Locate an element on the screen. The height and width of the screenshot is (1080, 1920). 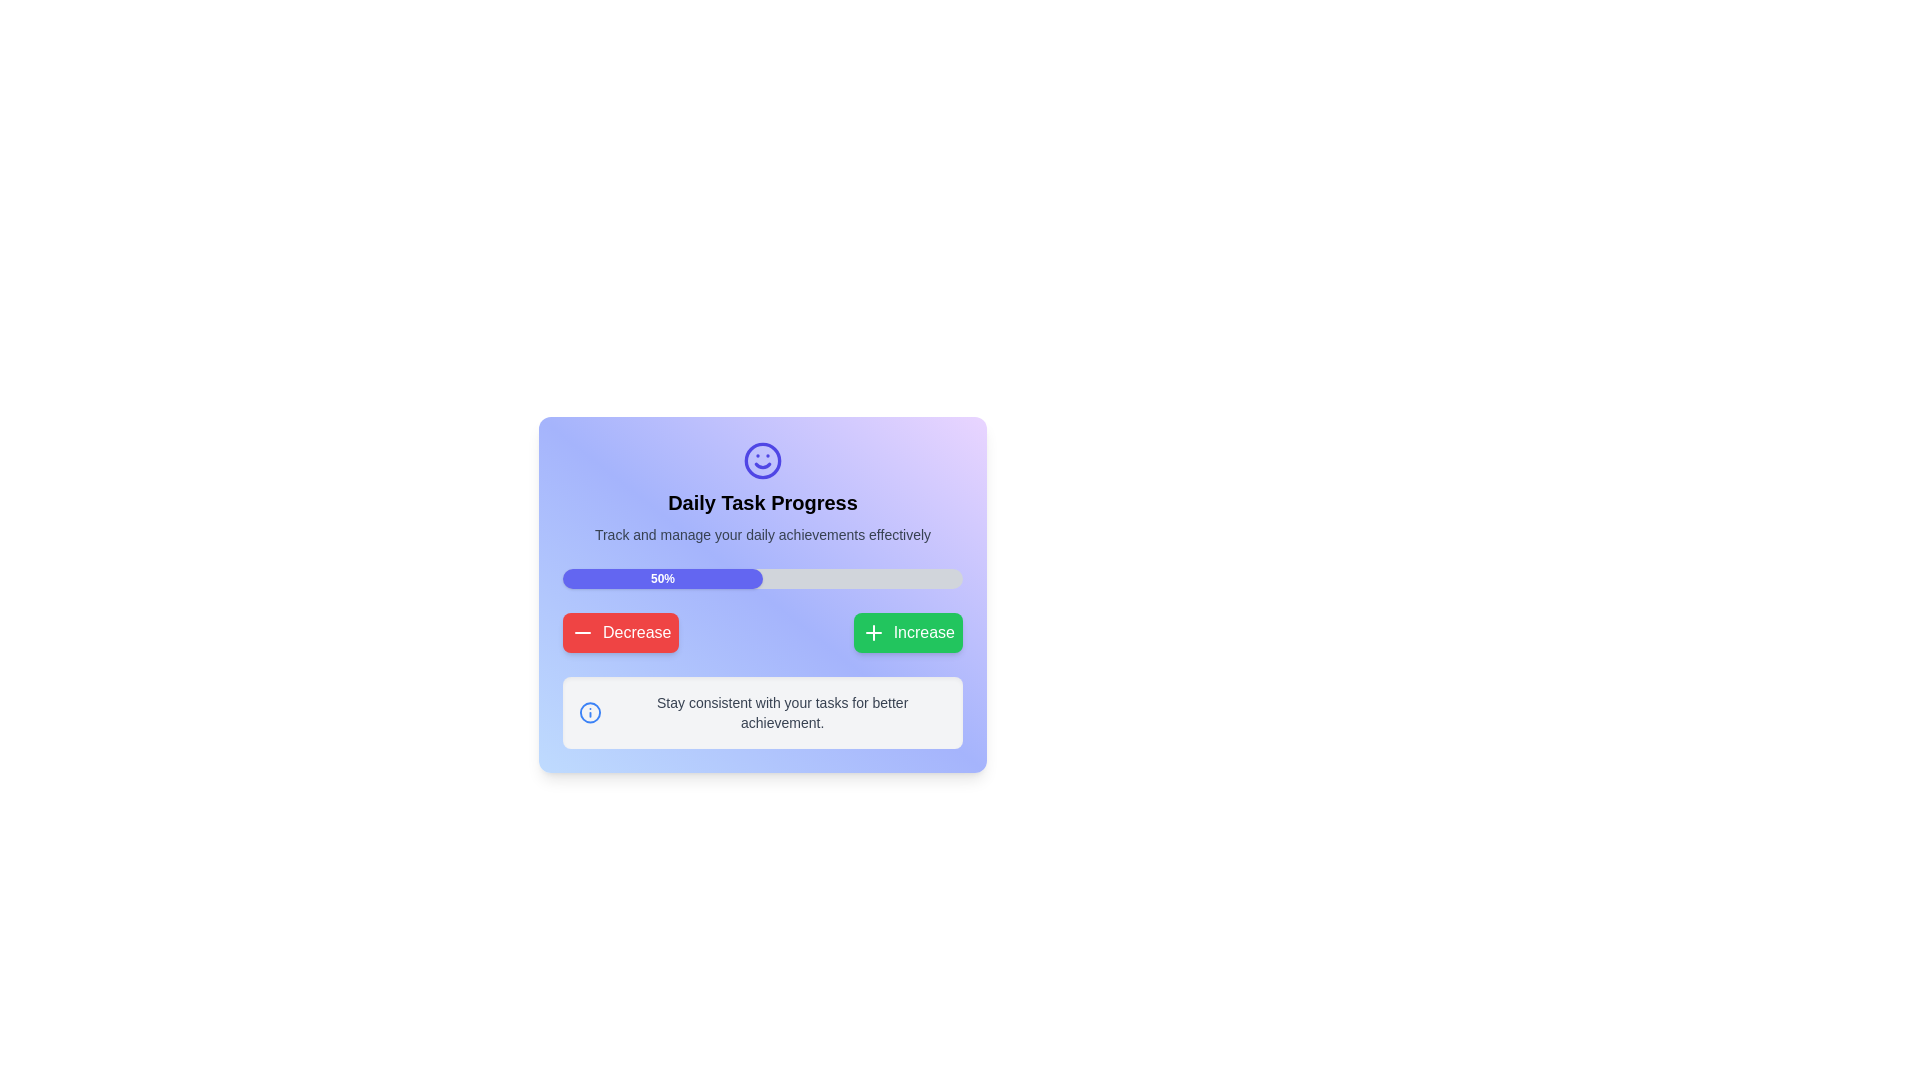
the decorative circle icon within the 'Daily Task Progress' section located at the top of the card-like UI component is located at coordinates (762, 461).